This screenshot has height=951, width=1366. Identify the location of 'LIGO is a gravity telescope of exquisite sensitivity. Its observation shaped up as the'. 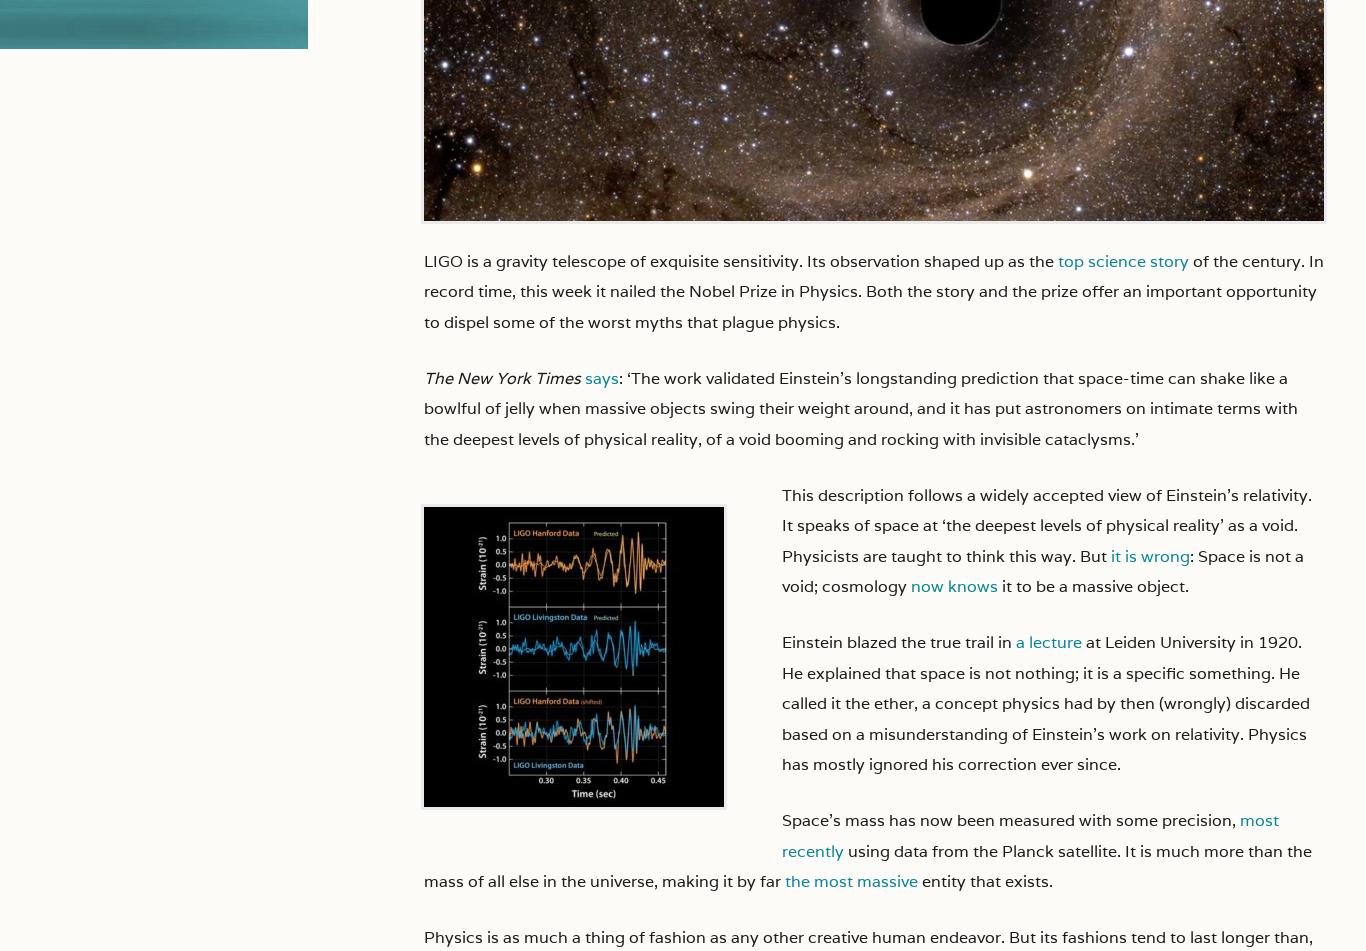
(423, 260).